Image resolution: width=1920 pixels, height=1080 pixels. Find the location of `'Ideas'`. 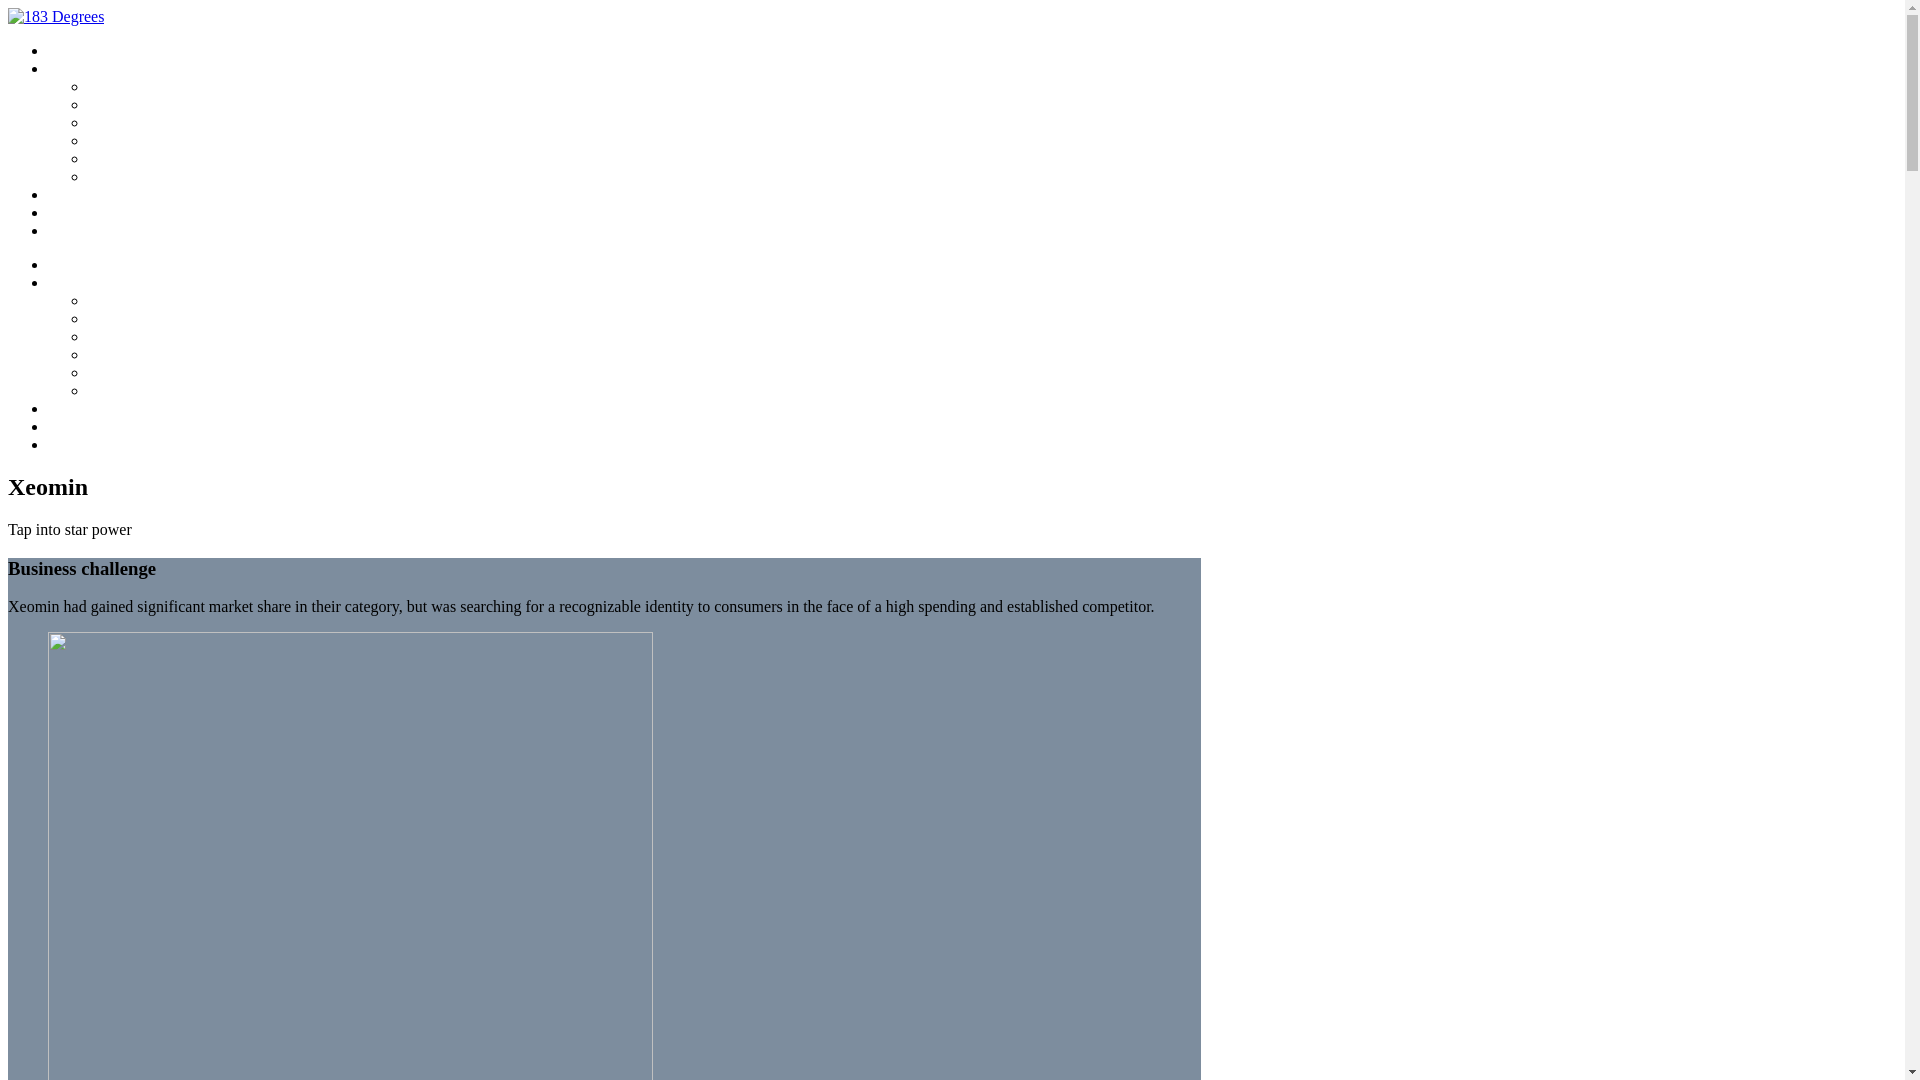

'Ideas' is located at coordinates (48, 230).